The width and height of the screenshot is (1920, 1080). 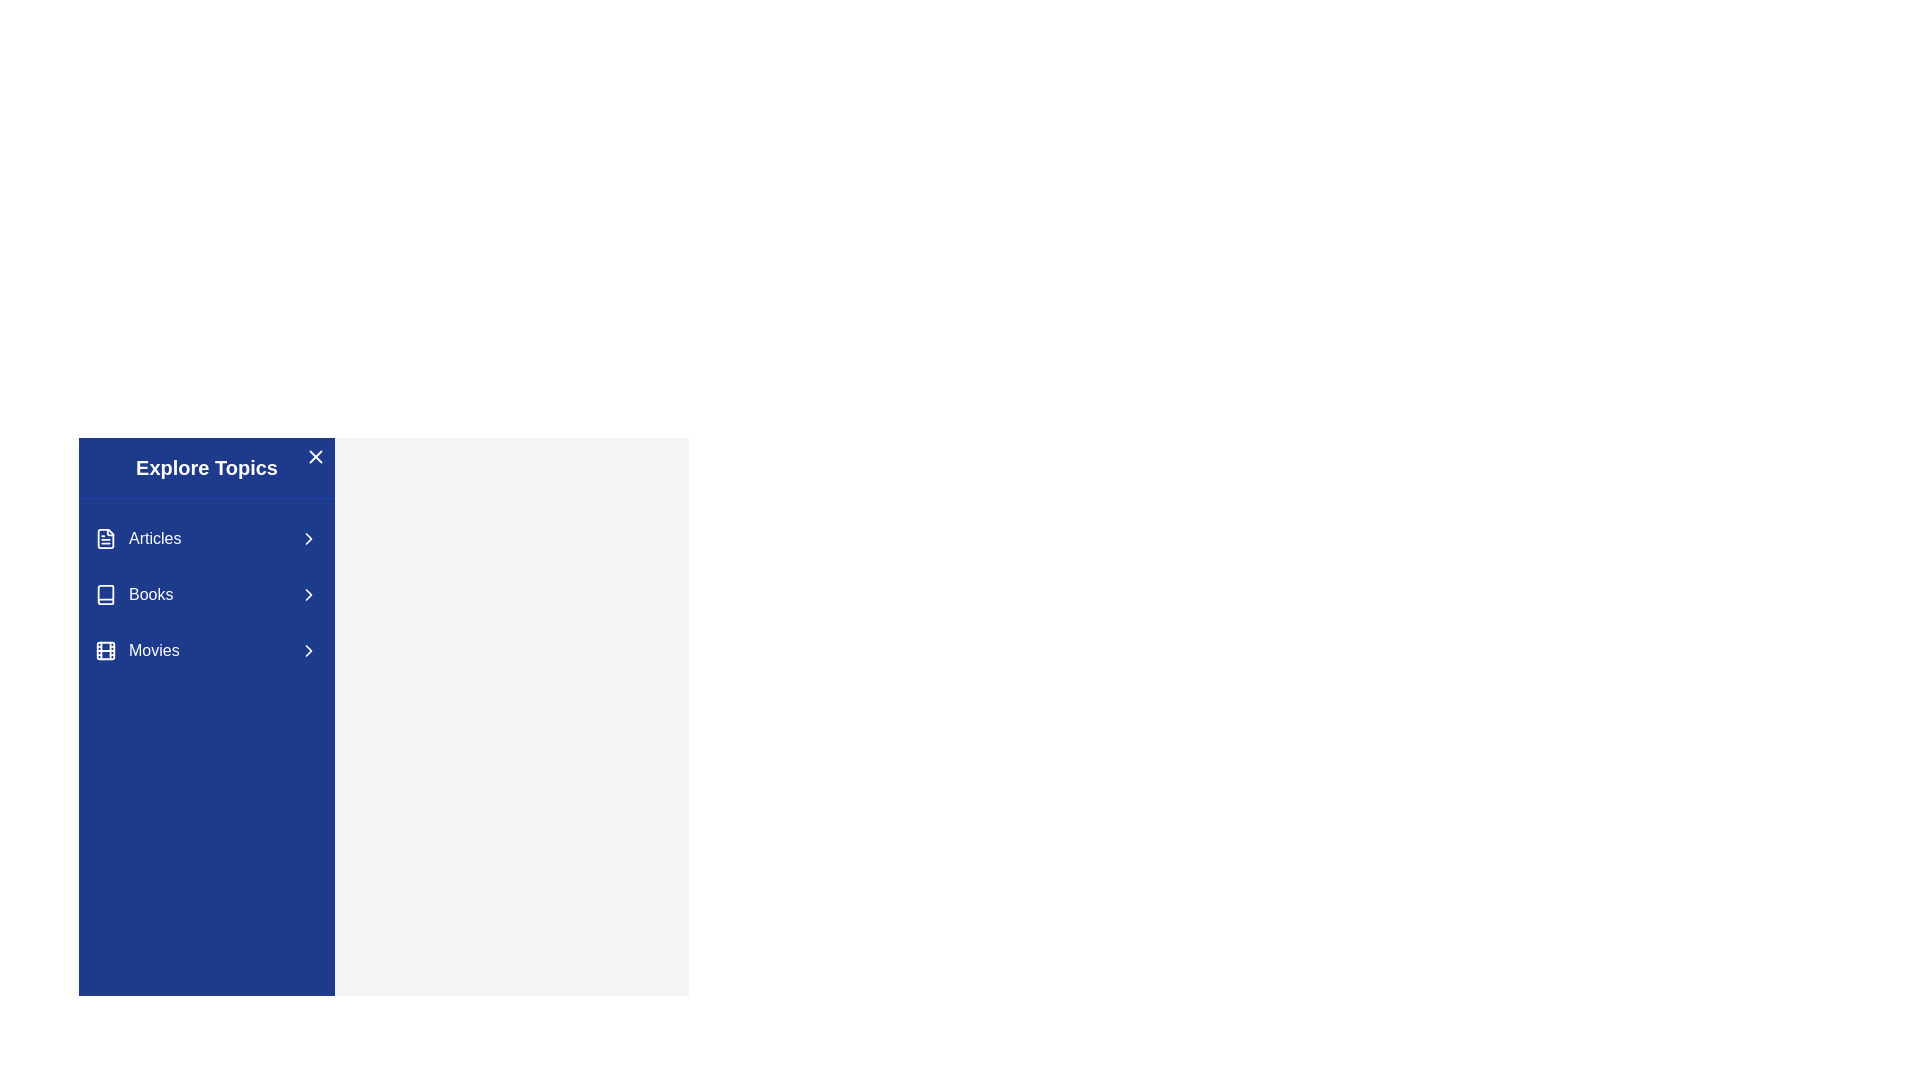 I want to click on the 'Books' text label in the vertical navigation menu, which is located beneath the 'Articles' entry and above the 'Movies' entry, so click(x=150, y=593).